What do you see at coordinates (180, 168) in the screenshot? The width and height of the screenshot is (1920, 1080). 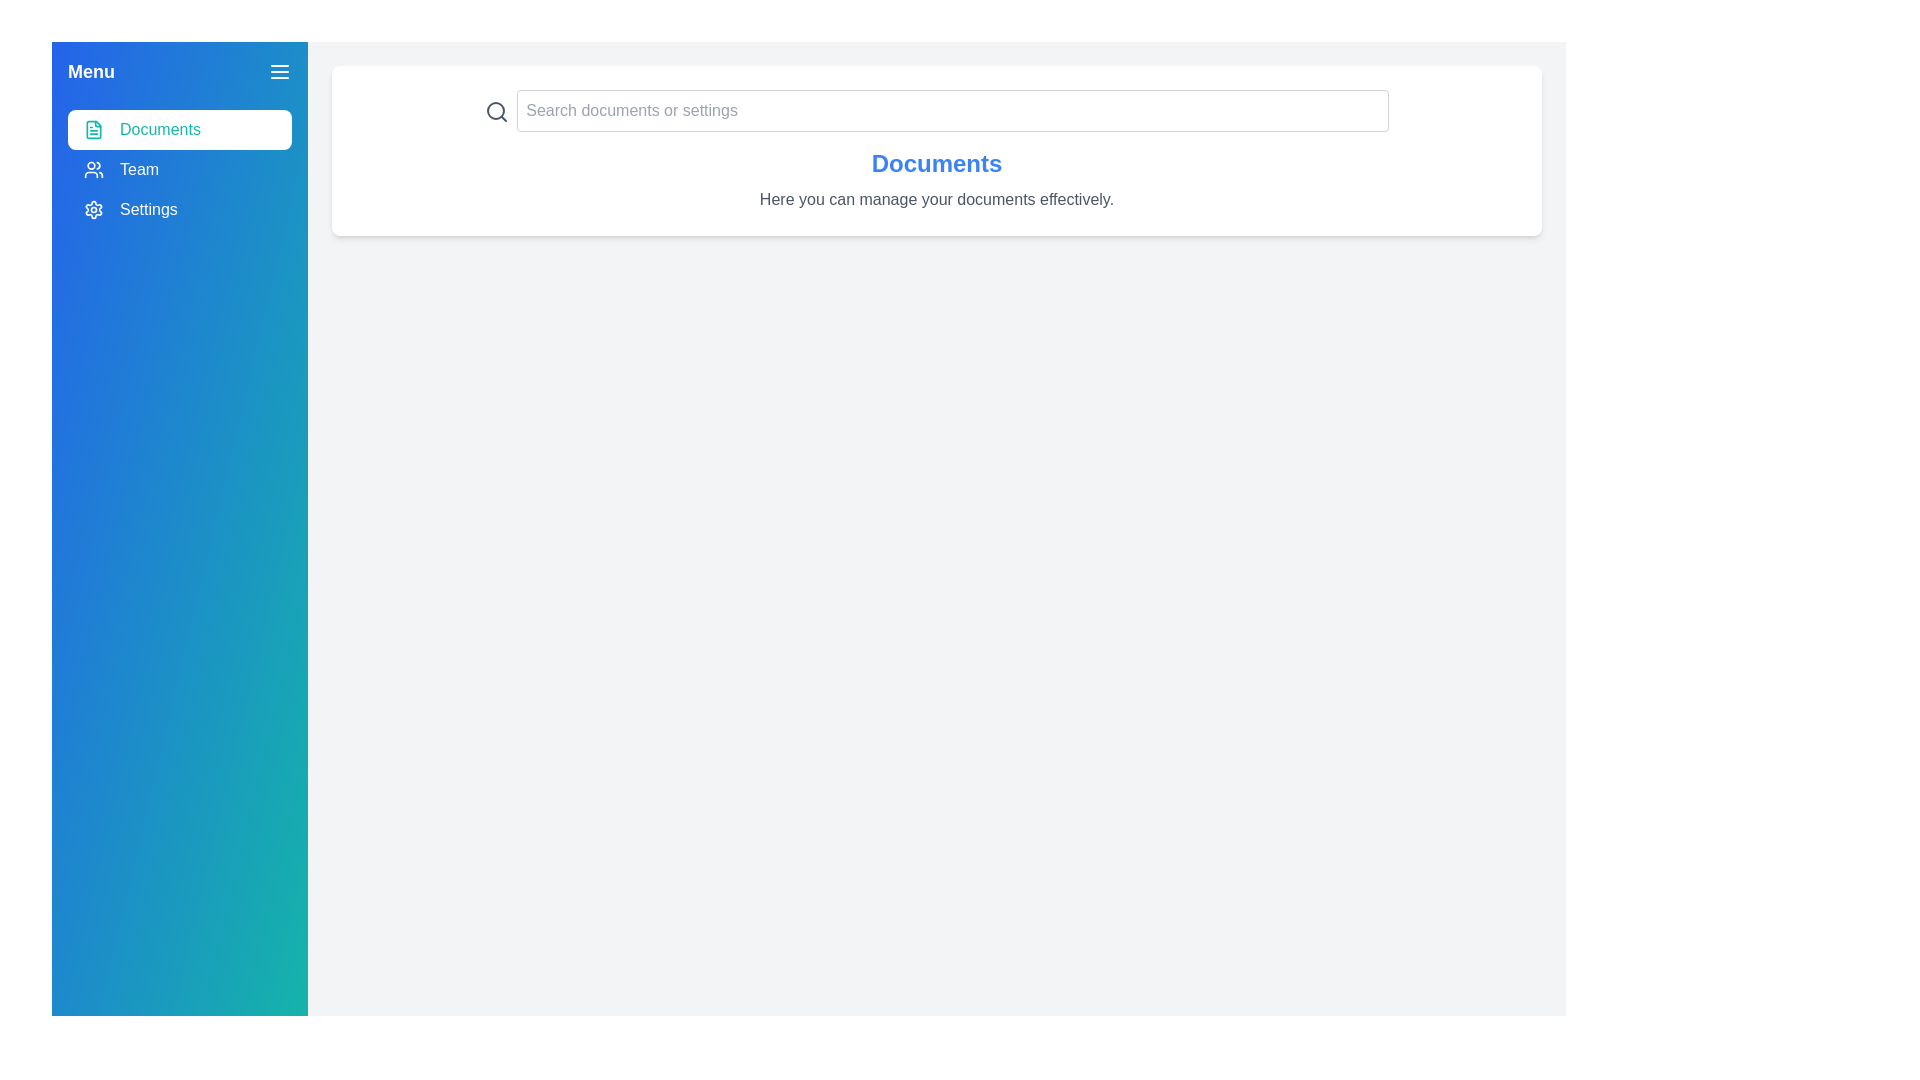 I see `the section Team from the menu` at bounding box center [180, 168].